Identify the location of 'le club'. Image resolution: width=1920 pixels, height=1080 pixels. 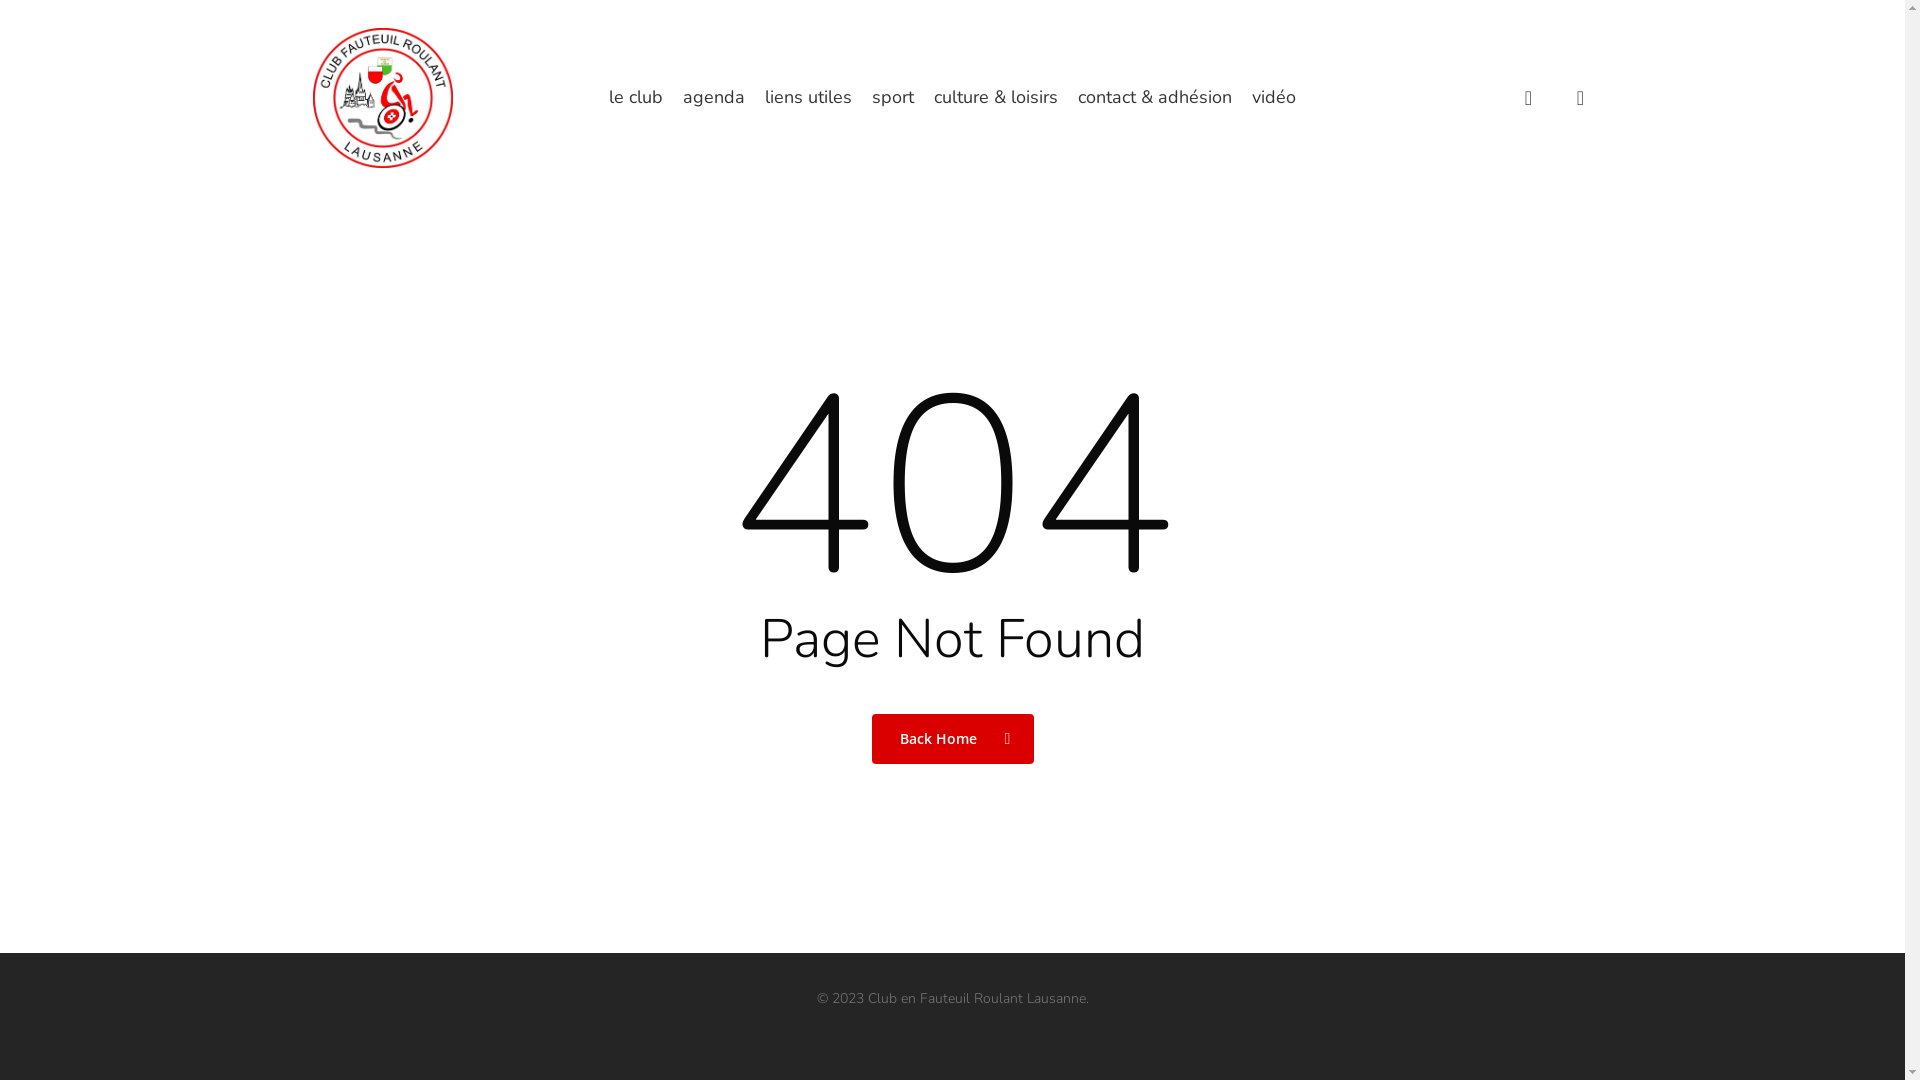
(635, 97).